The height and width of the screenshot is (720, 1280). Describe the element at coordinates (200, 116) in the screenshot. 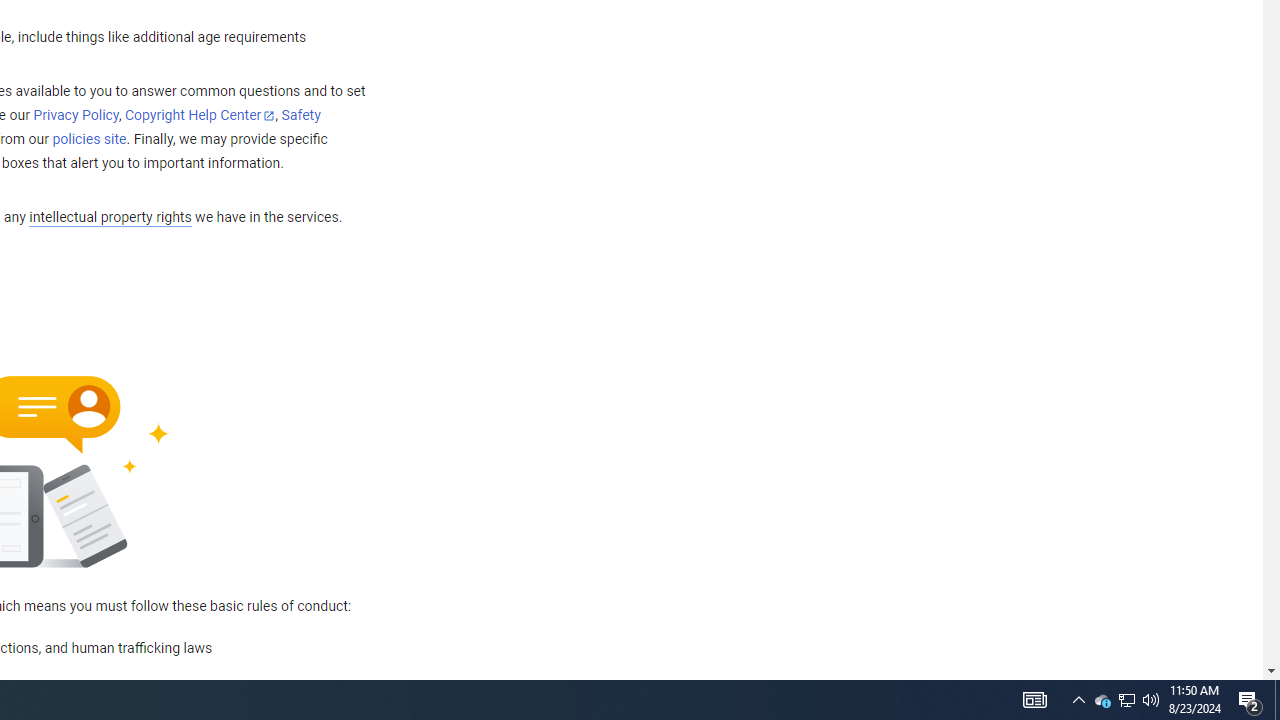

I see `'Copyright Help Center'` at that location.